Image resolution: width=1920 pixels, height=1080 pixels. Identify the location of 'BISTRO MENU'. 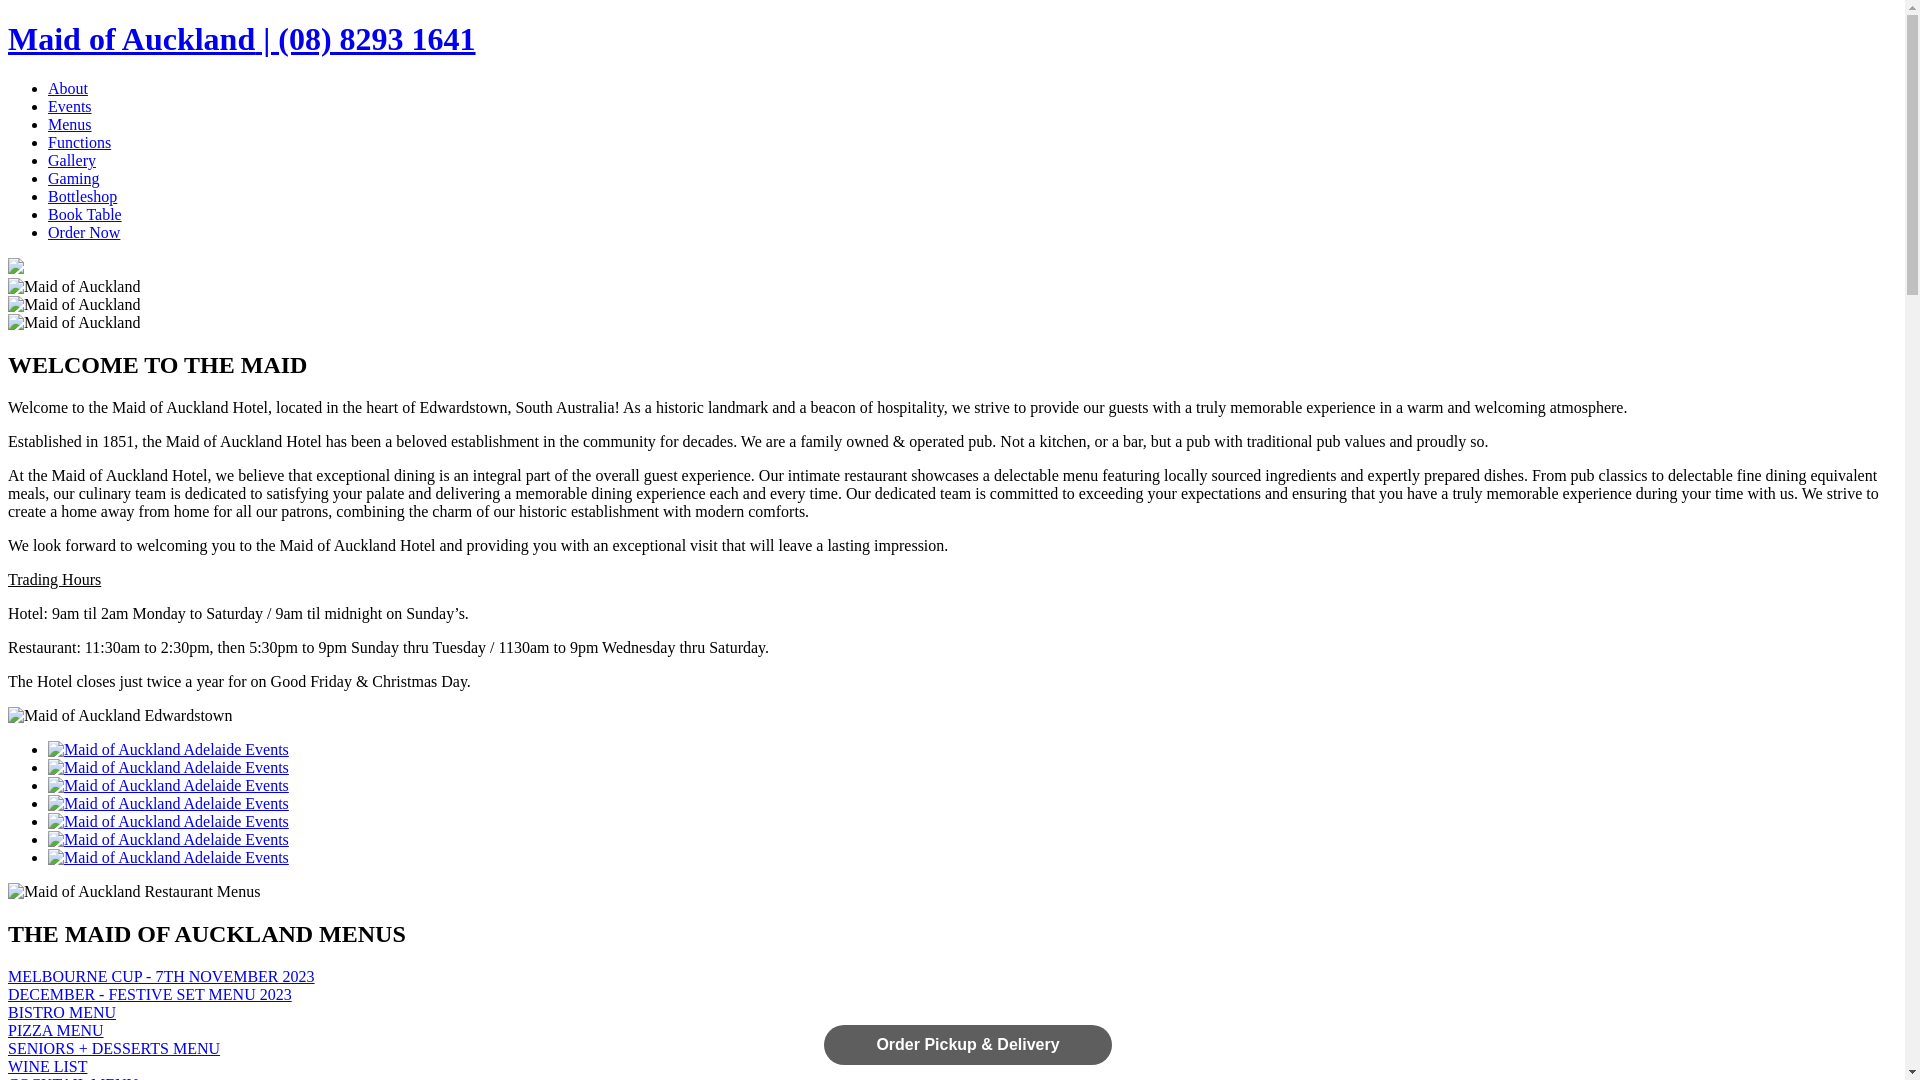
(951, 1013).